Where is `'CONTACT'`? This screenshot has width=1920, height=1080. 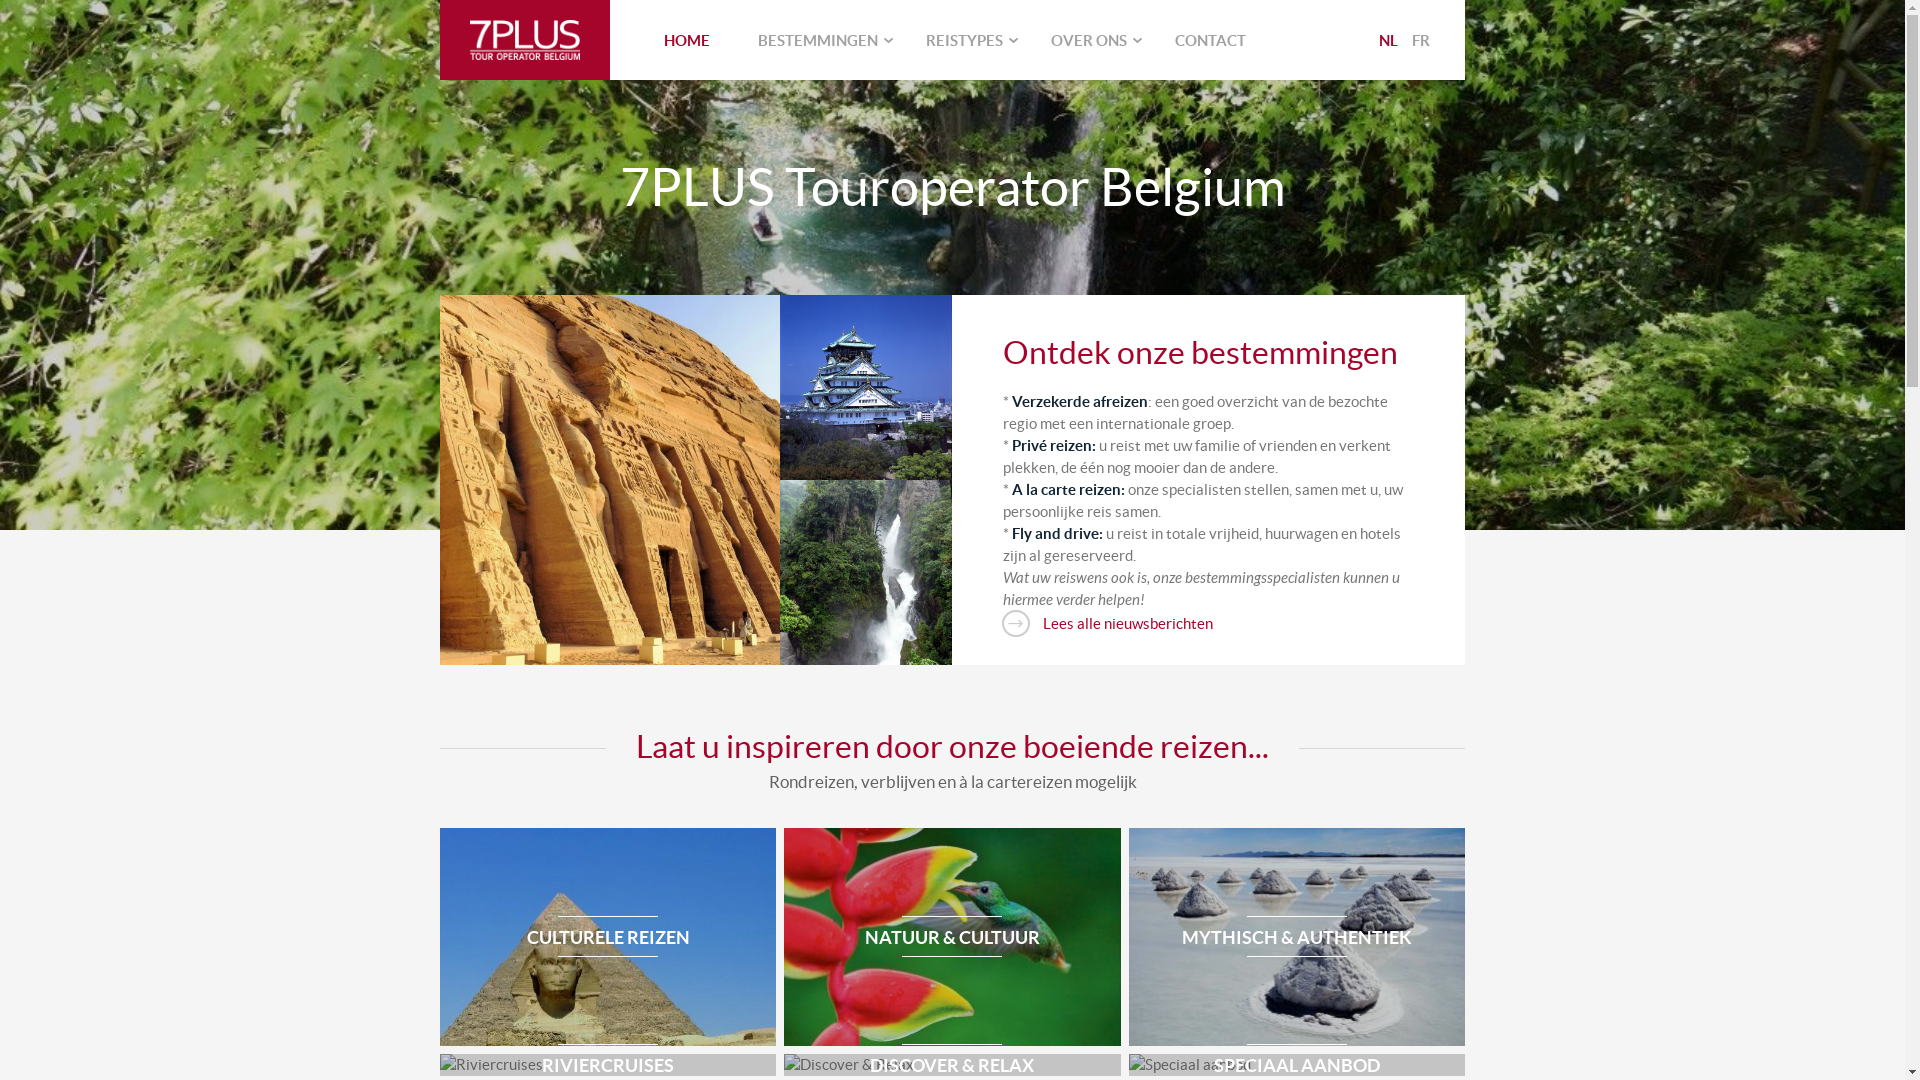
'CONTACT' is located at coordinates (1209, 39).